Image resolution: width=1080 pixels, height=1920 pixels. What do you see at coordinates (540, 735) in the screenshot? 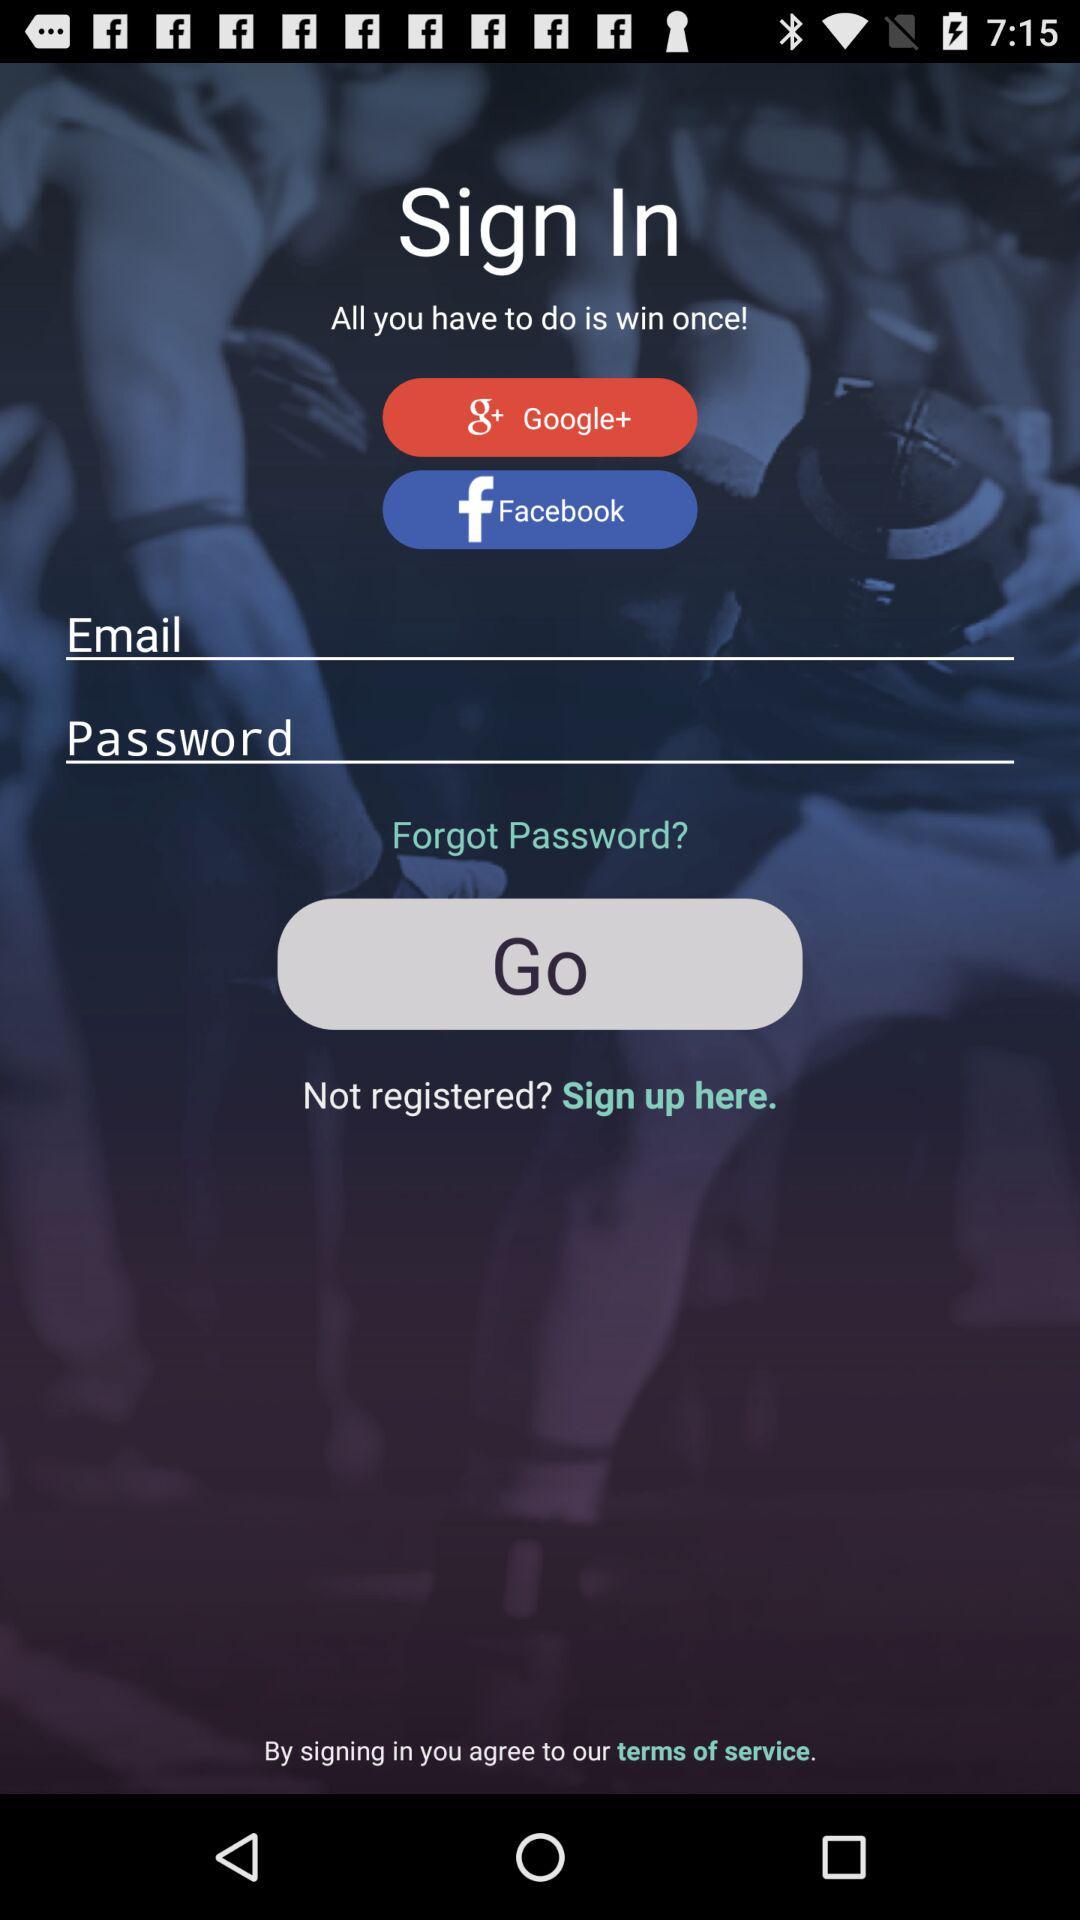
I see `typing box` at bounding box center [540, 735].